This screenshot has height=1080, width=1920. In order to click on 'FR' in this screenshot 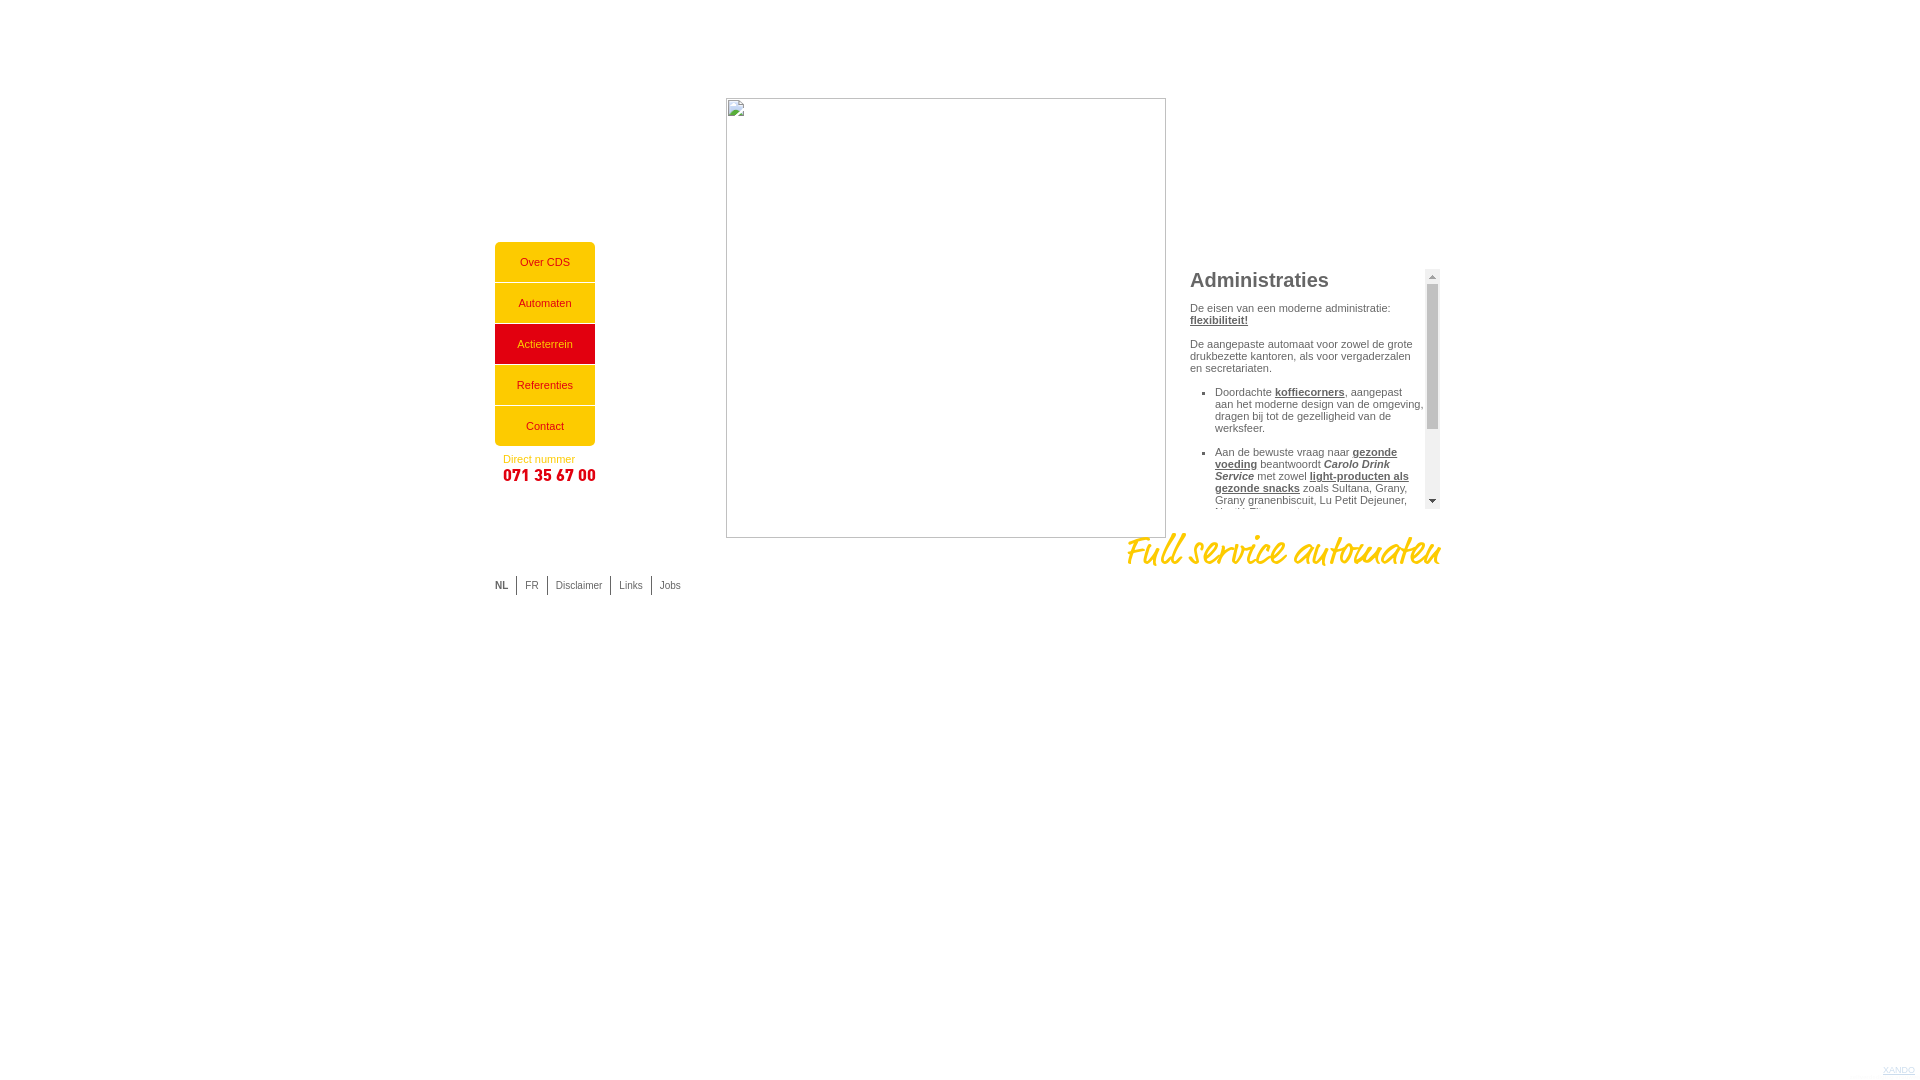, I will do `click(515, 585)`.